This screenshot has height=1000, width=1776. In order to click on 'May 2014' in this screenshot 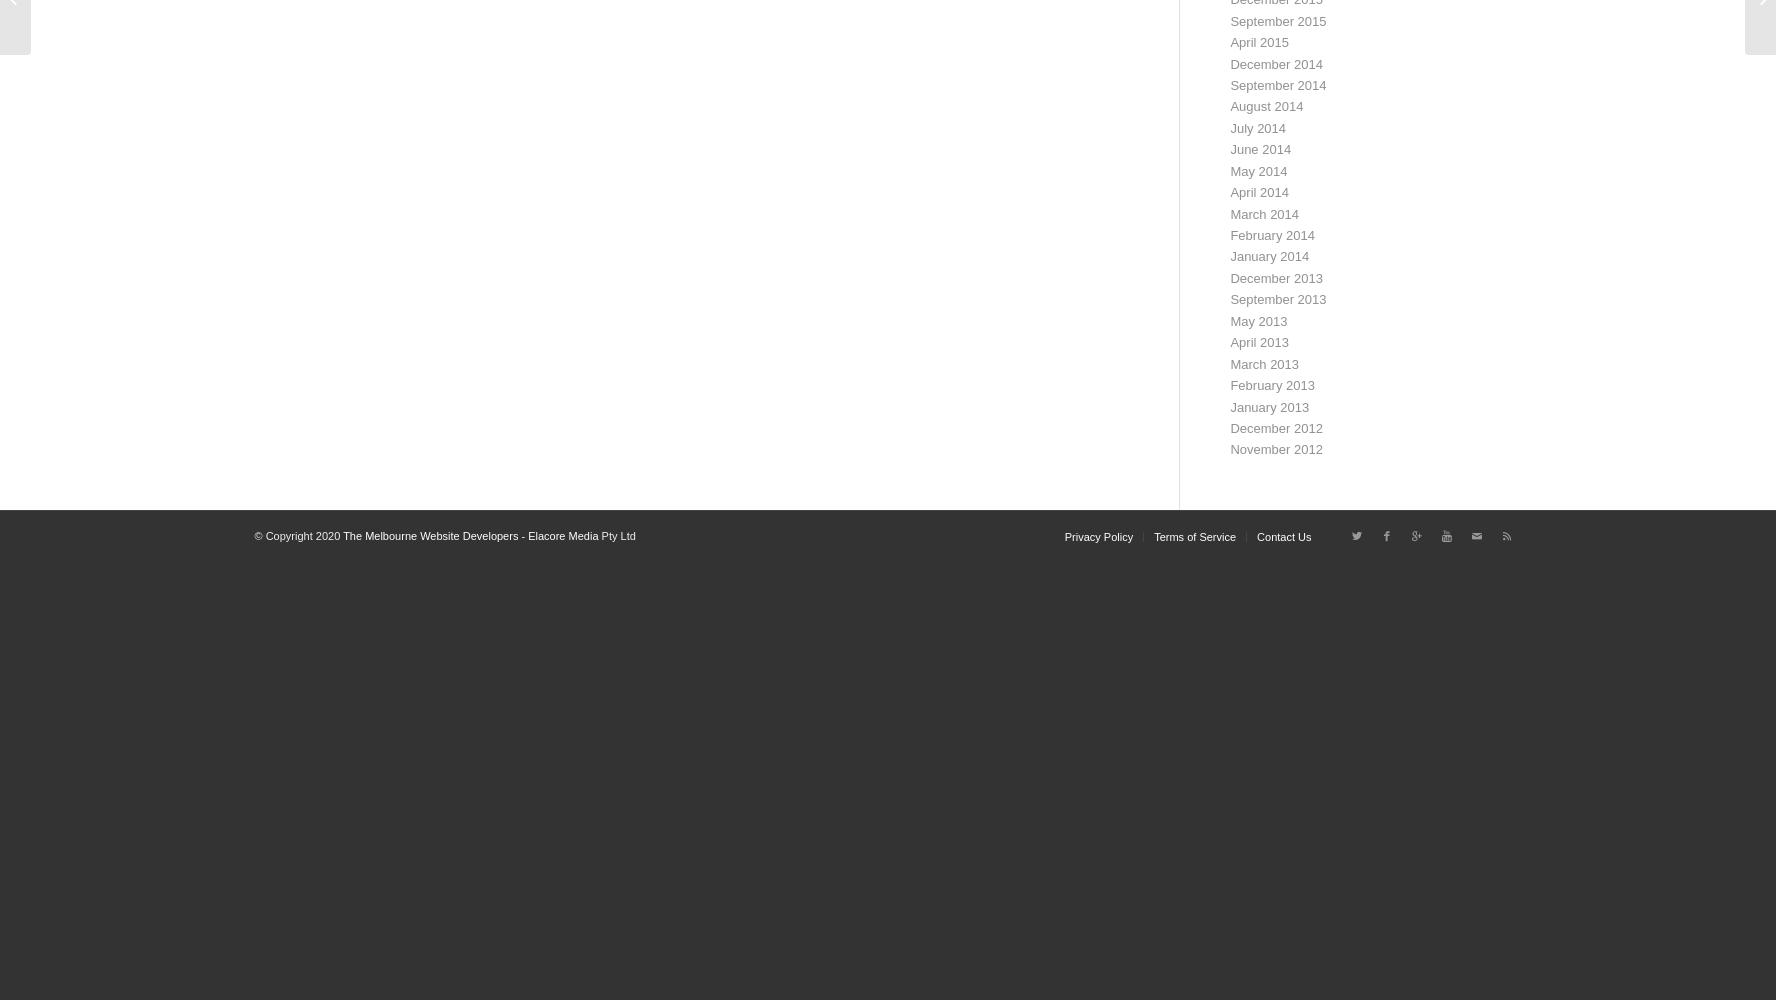, I will do `click(1229, 170)`.